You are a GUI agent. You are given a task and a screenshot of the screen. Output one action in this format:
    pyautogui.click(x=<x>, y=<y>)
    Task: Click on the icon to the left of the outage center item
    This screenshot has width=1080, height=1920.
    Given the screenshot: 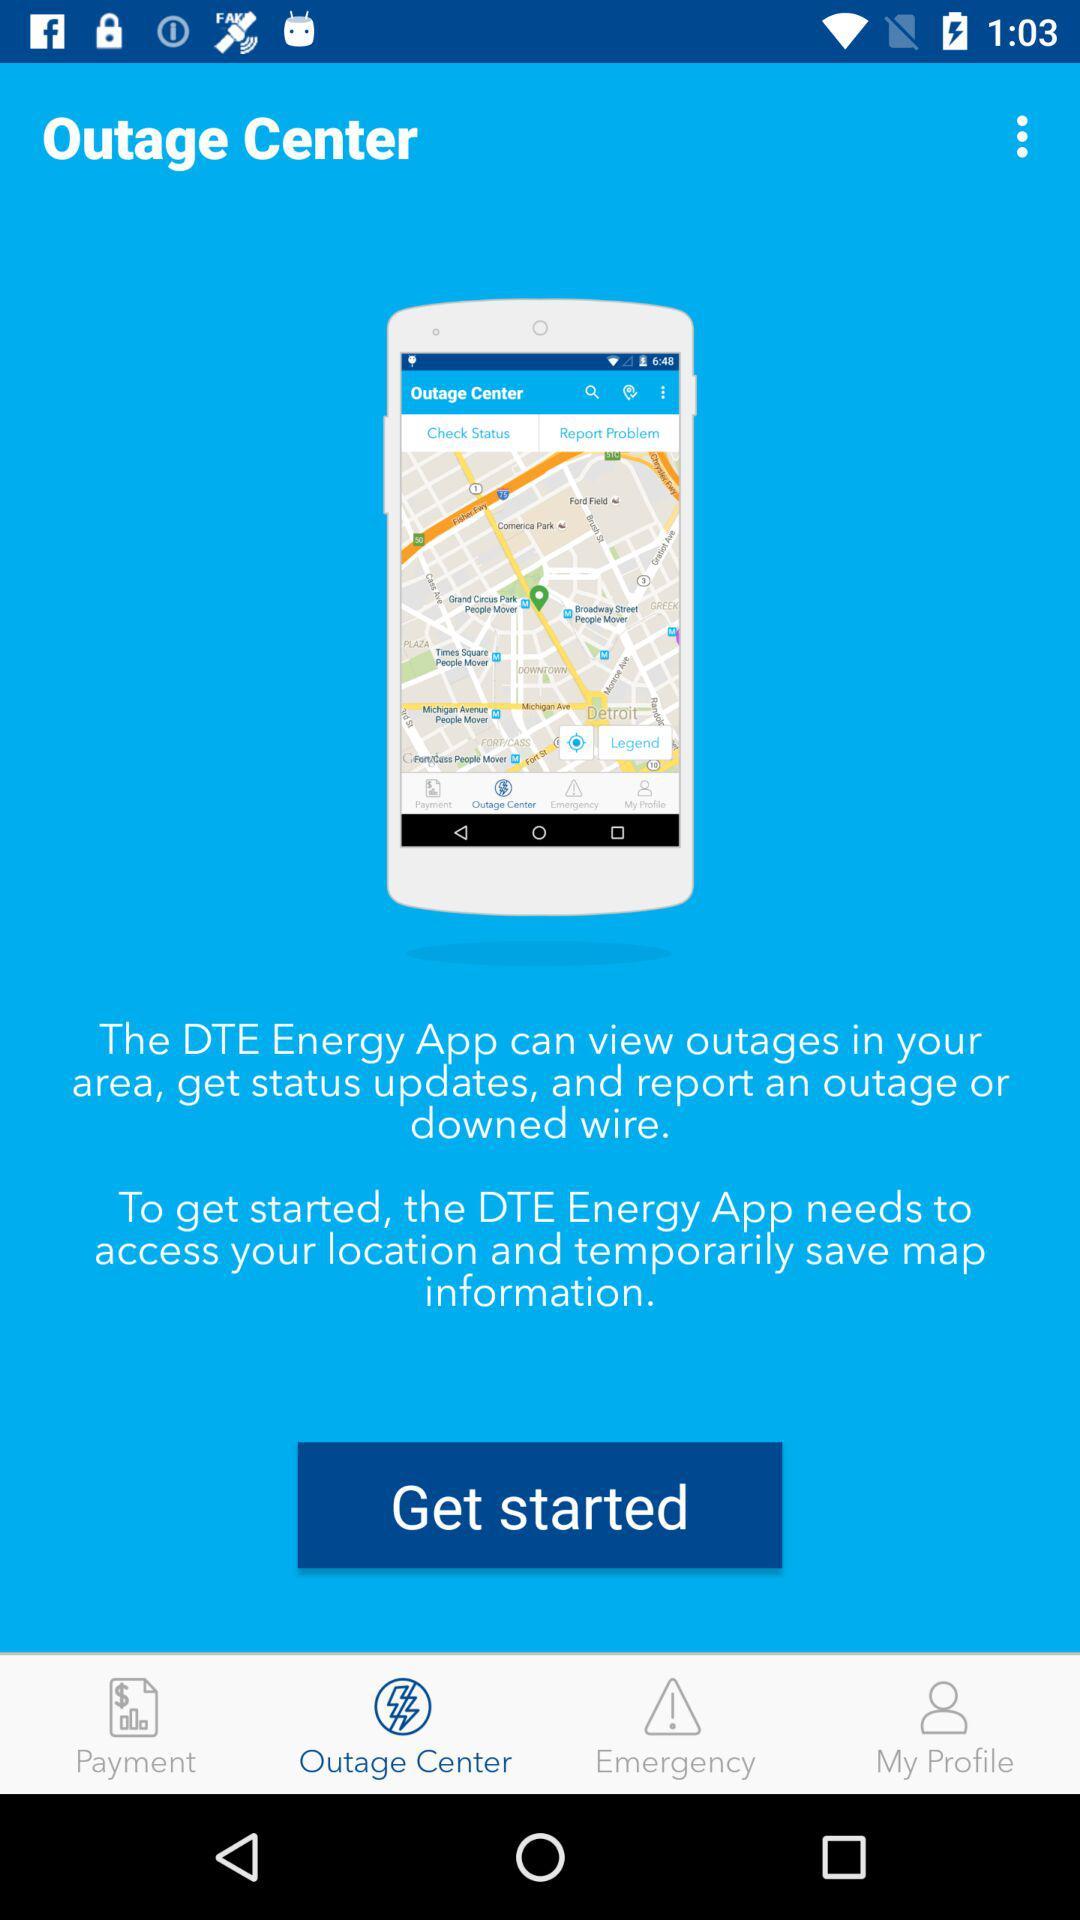 What is the action you would take?
    pyautogui.click(x=135, y=1723)
    